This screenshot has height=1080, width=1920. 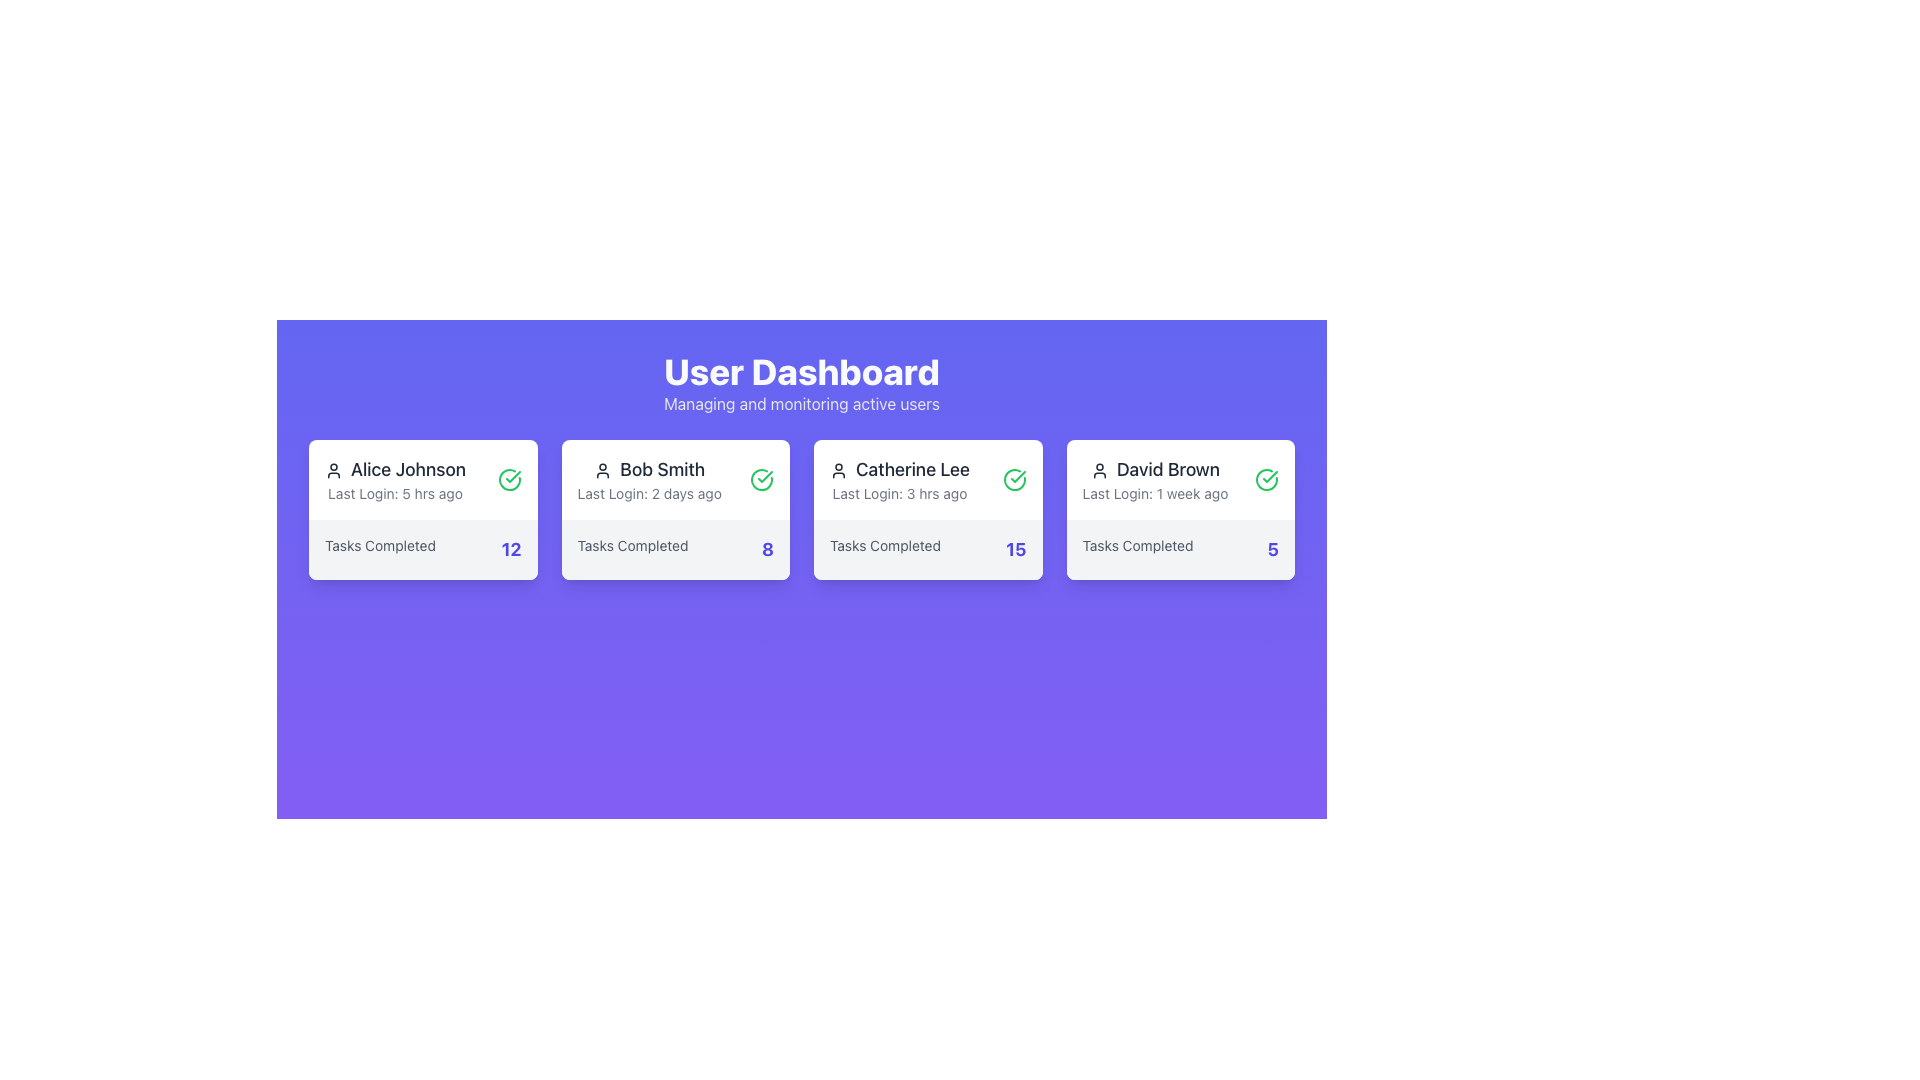 What do you see at coordinates (1155, 493) in the screenshot?
I see `the text label that displays the last login time for the user, located below 'David Brown' and above the numerical data in the far-right user details card` at bounding box center [1155, 493].